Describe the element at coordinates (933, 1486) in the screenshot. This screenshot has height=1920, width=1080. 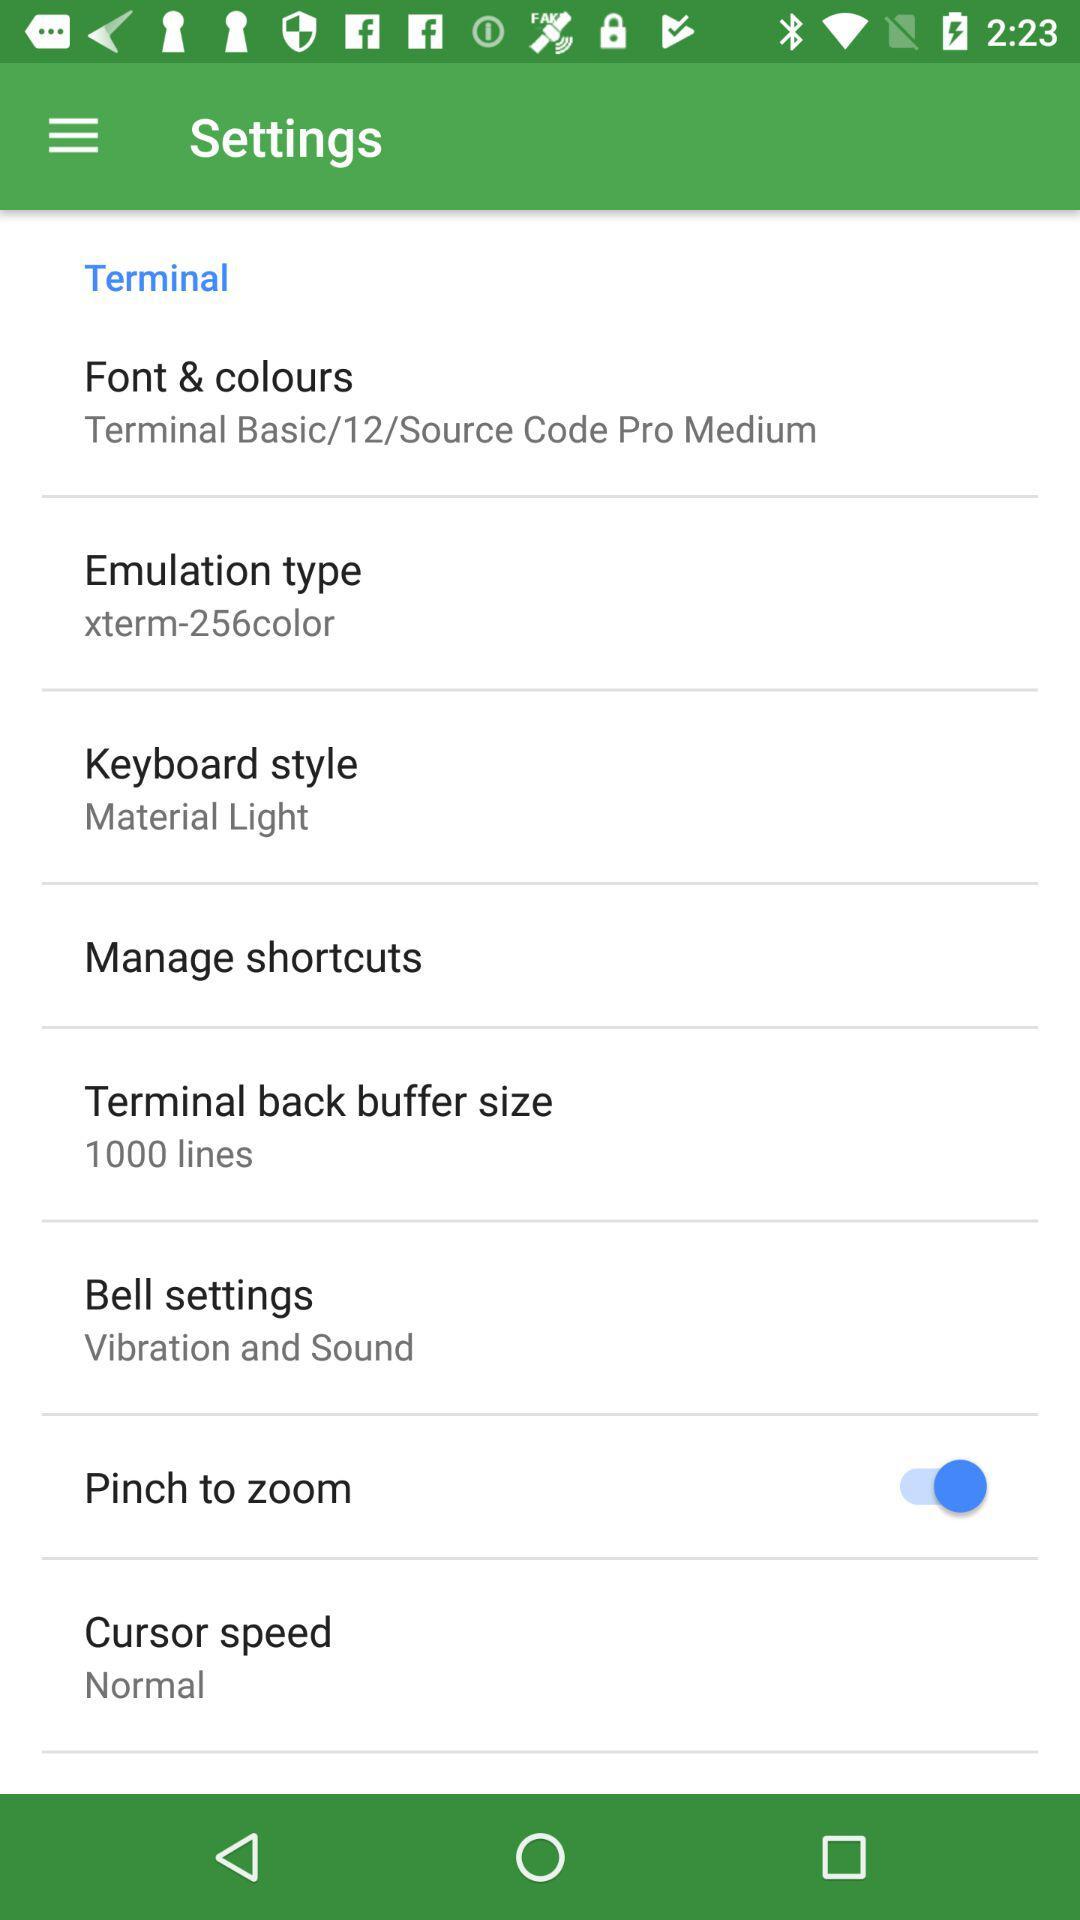
I see `item to the right of the pinch to zoom icon` at that location.